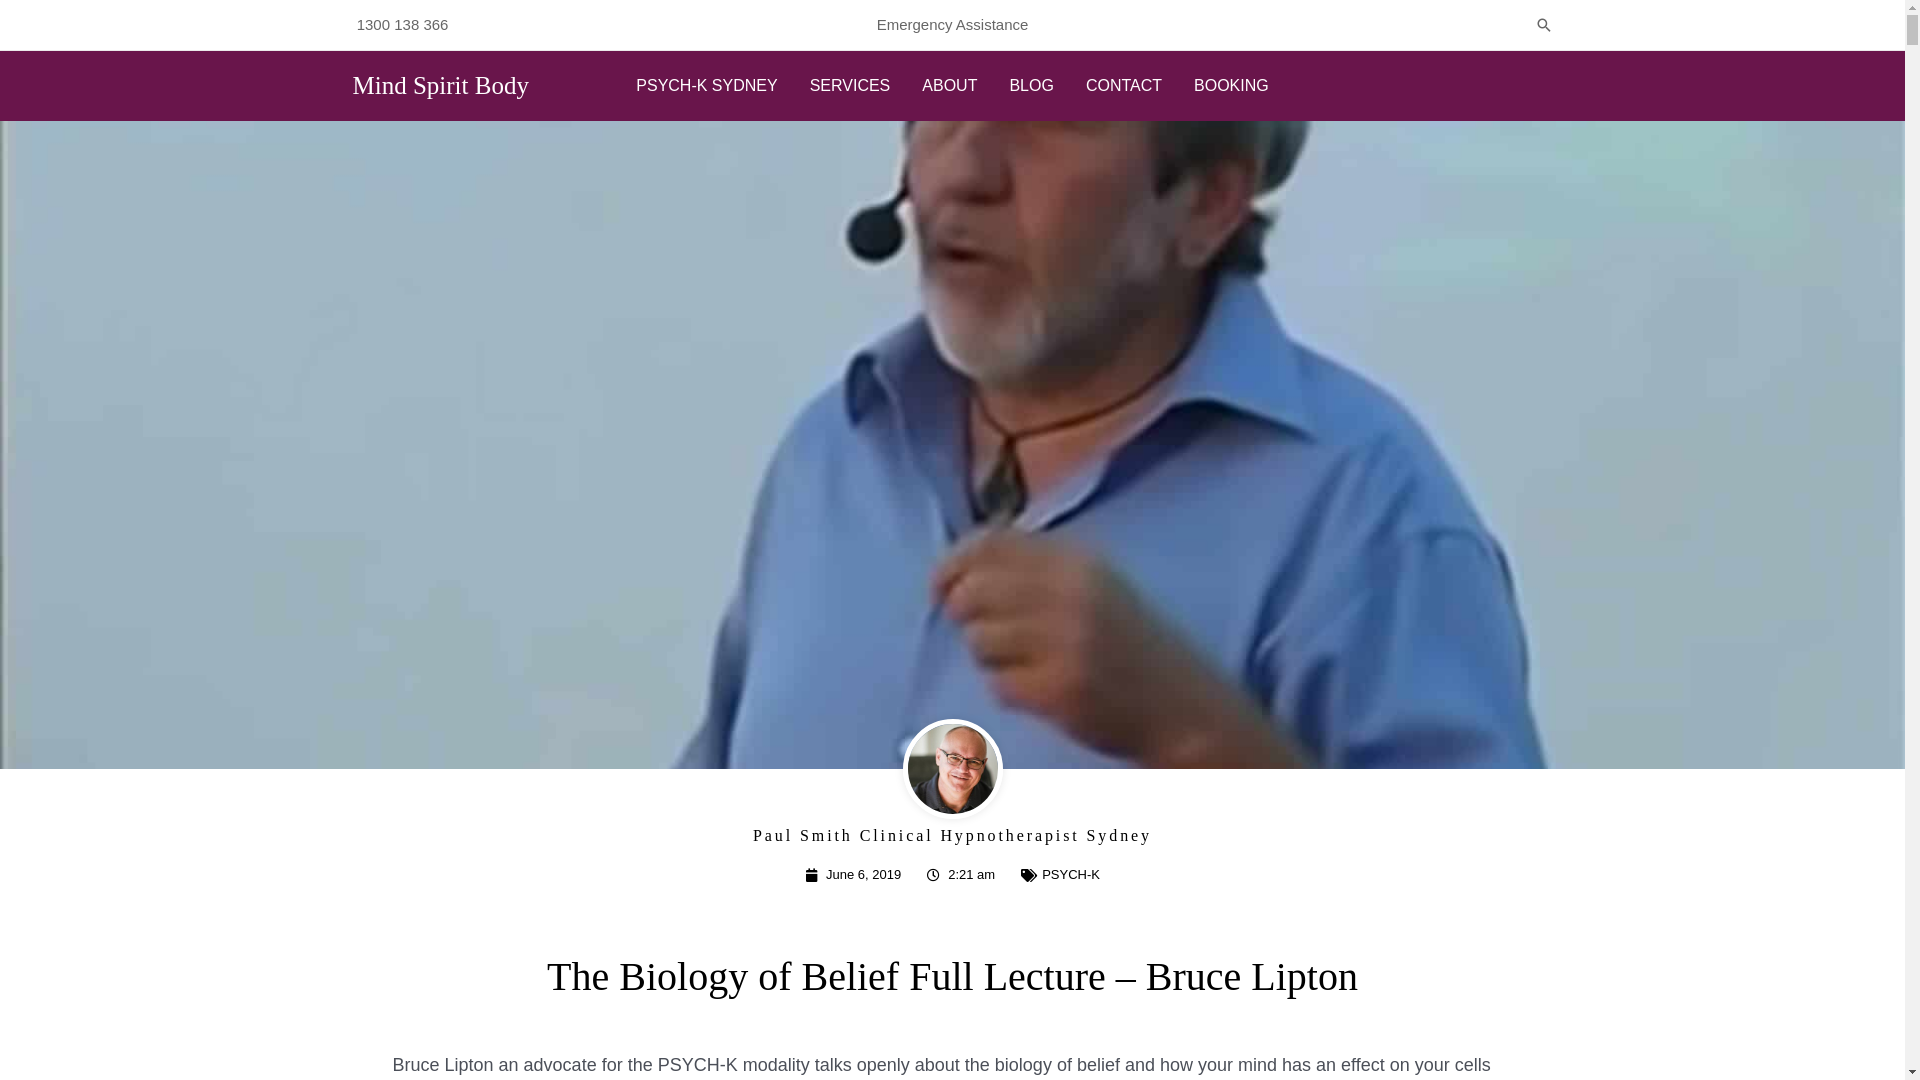 Image resolution: width=1920 pixels, height=1080 pixels. I want to click on 'Mind Spirit Body', so click(351, 84).